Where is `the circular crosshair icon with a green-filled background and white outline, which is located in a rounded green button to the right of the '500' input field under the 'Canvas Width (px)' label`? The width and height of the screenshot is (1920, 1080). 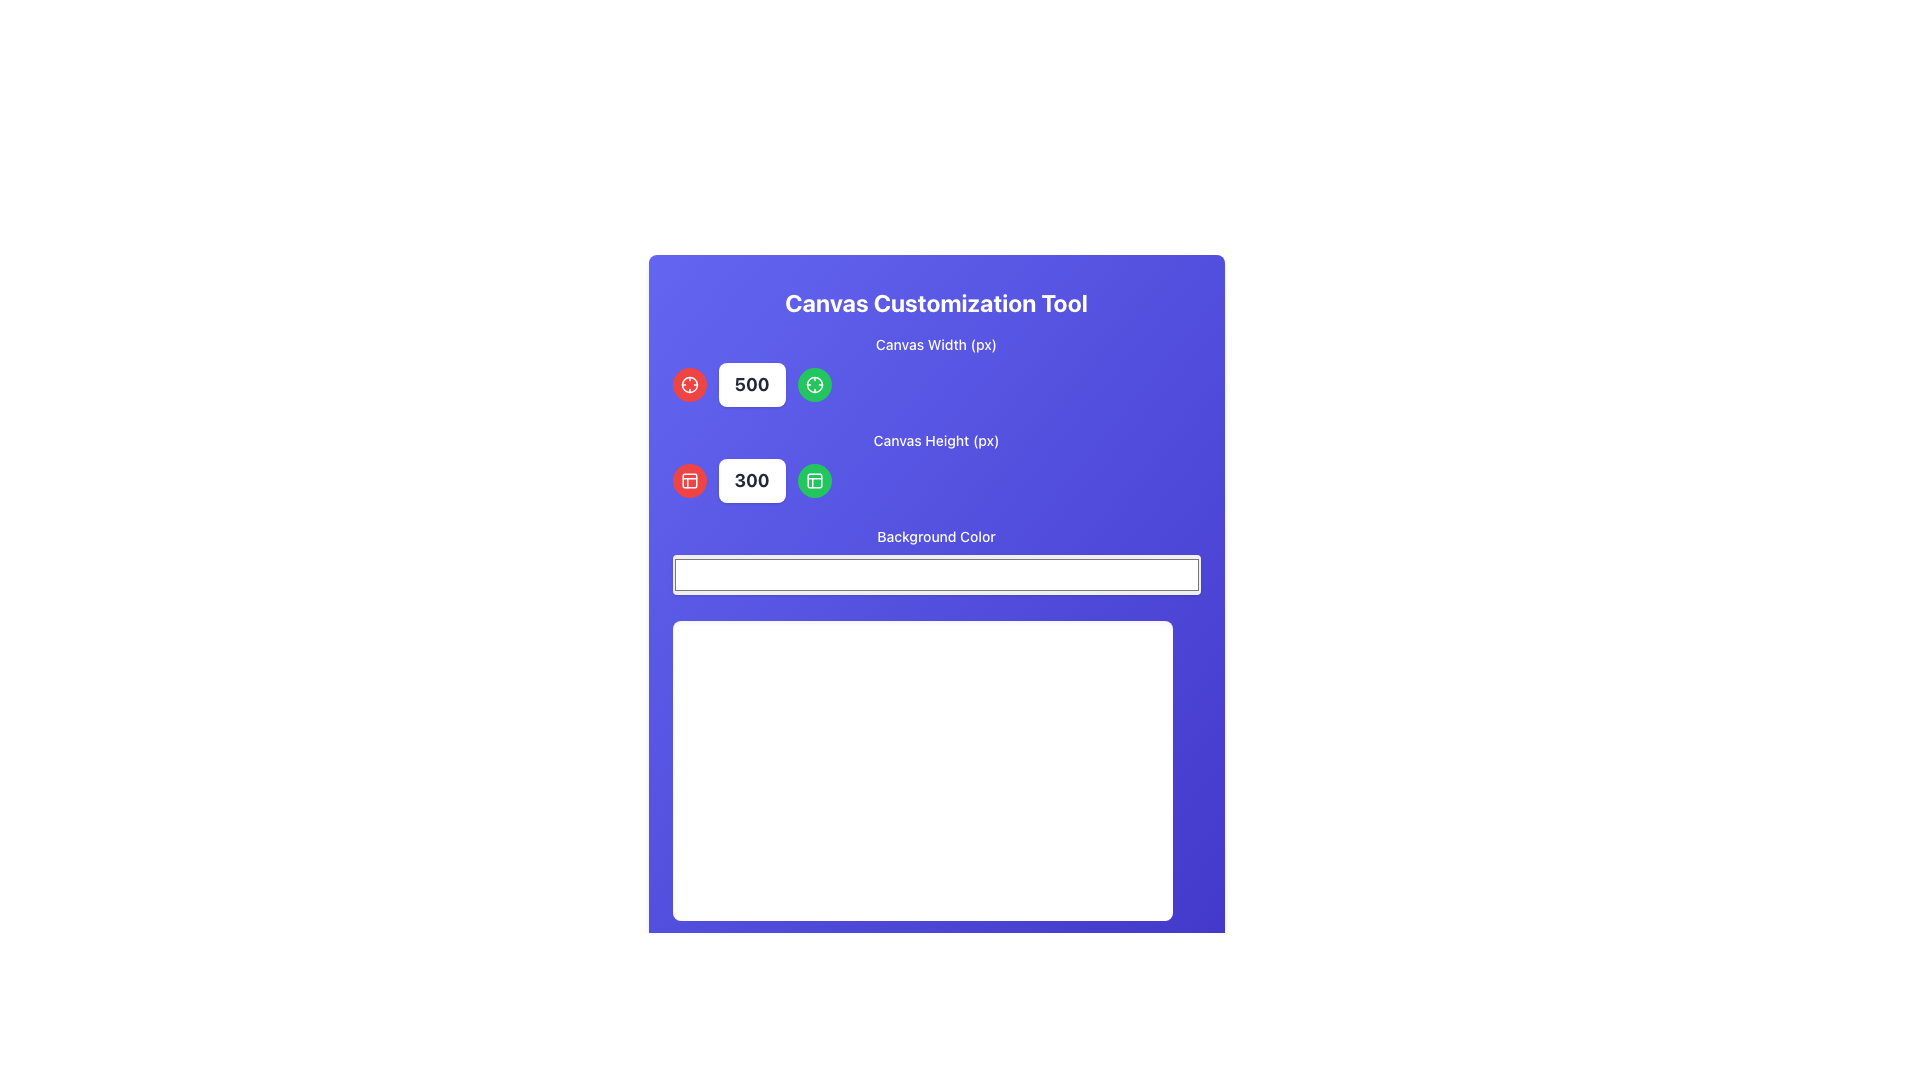
the circular crosshair icon with a green-filled background and white outline, which is located in a rounded green button to the right of the '500' input field under the 'Canvas Width (px)' label is located at coordinates (814, 385).